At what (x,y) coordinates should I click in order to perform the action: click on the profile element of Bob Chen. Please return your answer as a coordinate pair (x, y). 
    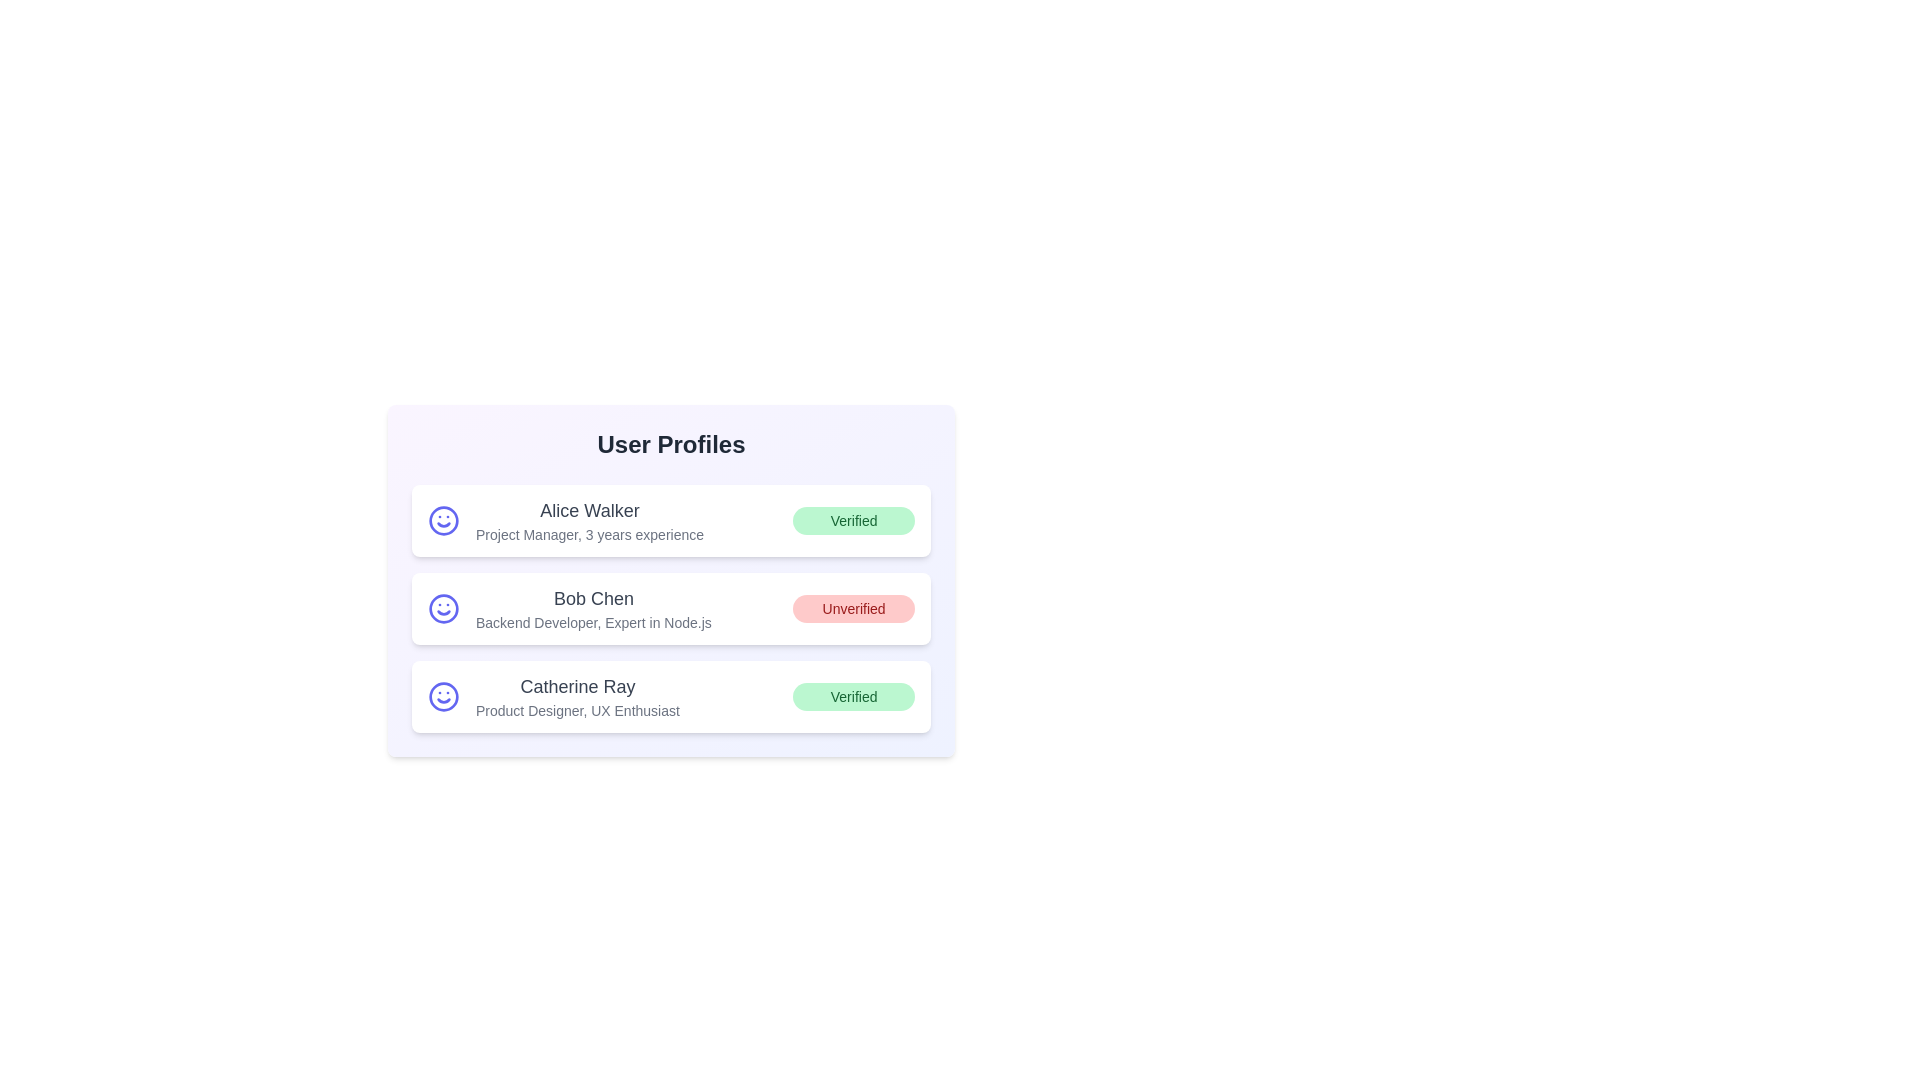
    Looking at the image, I should click on (671, 608).